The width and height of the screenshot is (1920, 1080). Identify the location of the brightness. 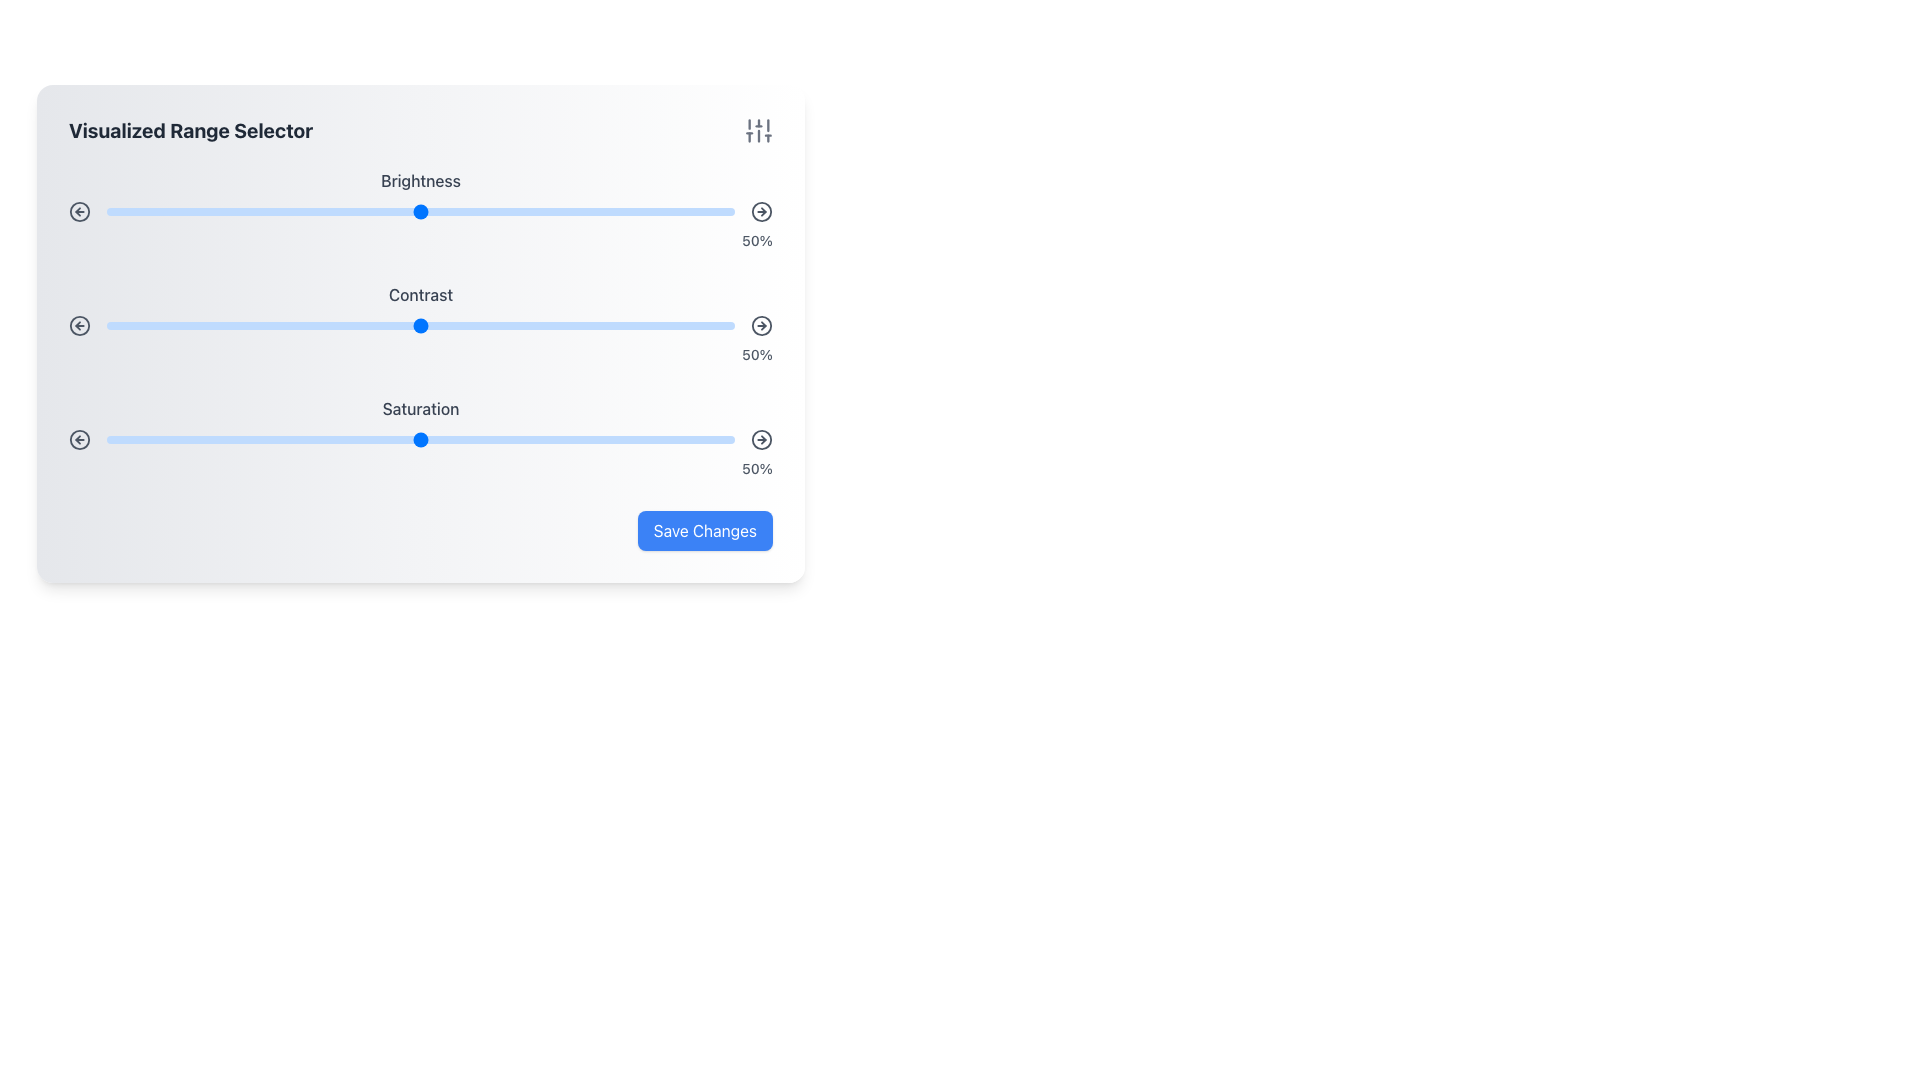
(207, 212).